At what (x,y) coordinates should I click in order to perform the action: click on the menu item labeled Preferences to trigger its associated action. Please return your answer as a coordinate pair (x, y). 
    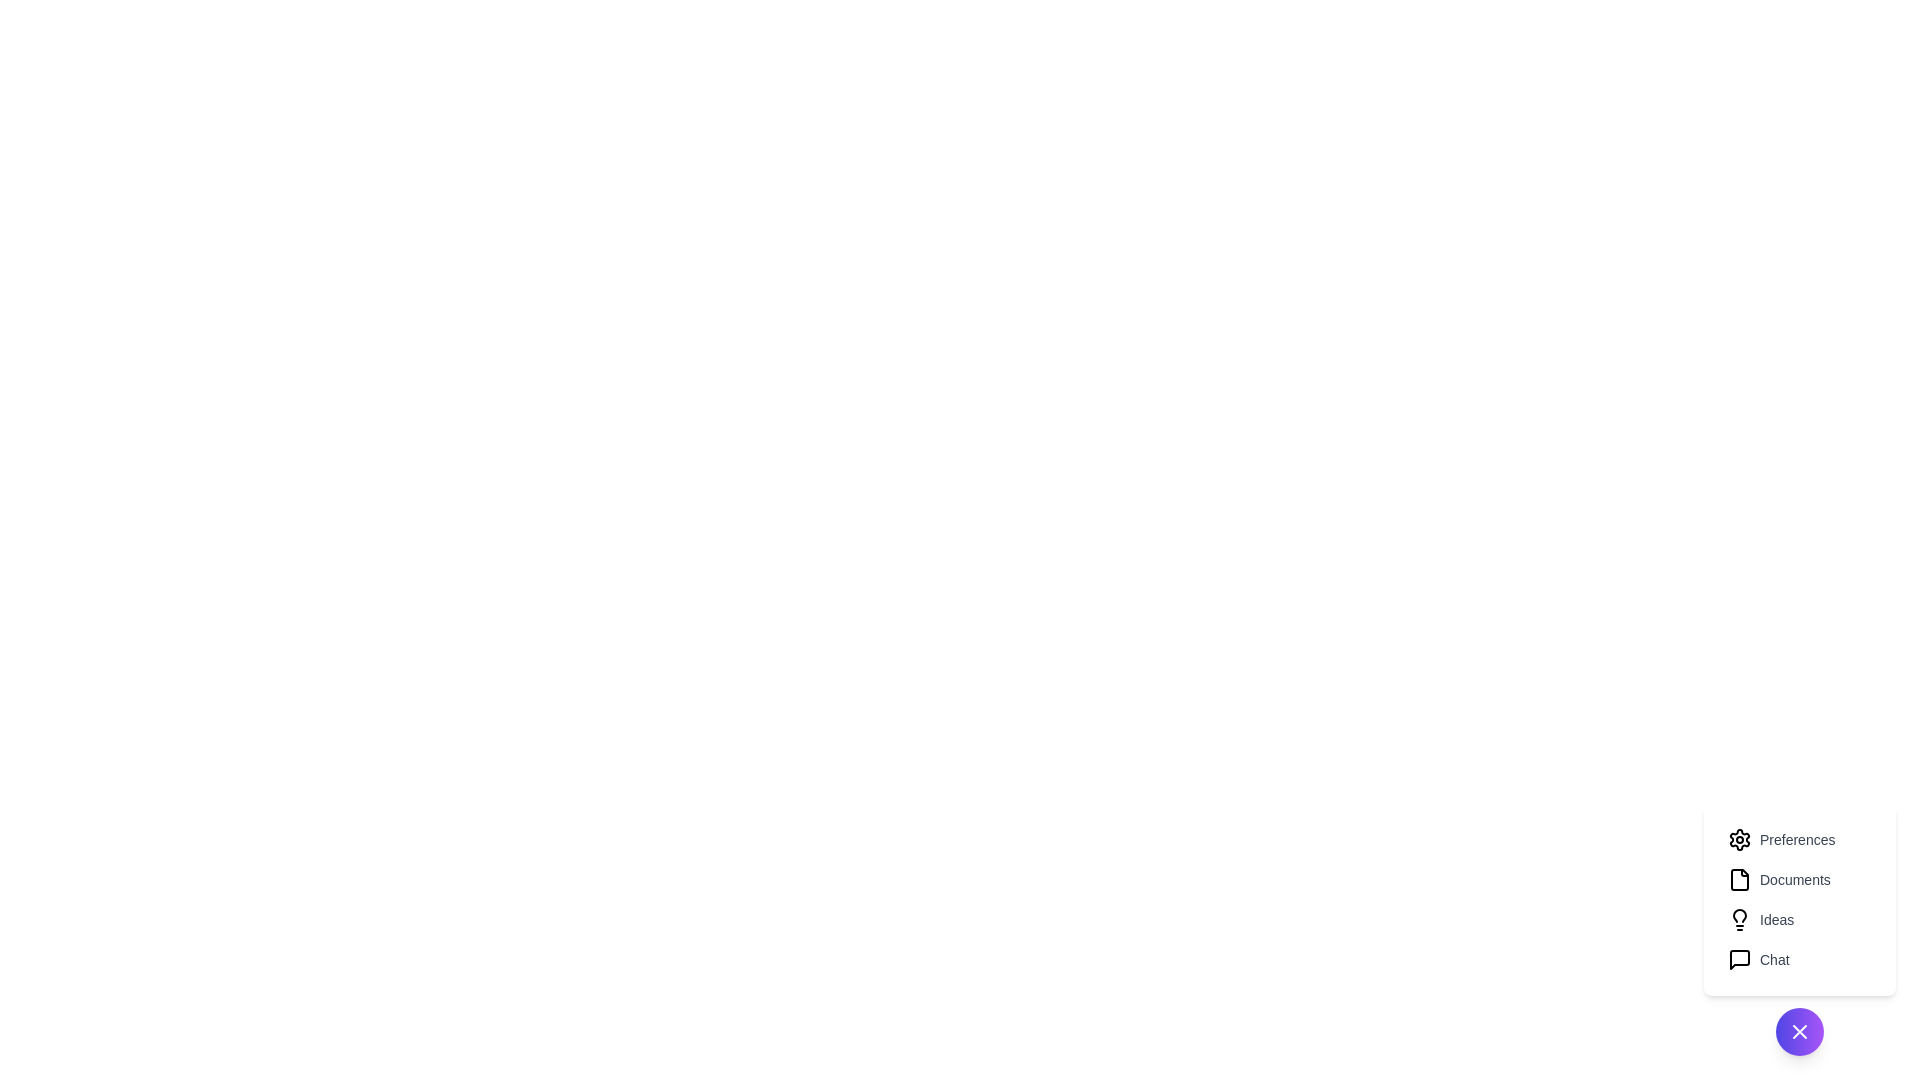
    Looking at the image, I should click on (1800, 840).